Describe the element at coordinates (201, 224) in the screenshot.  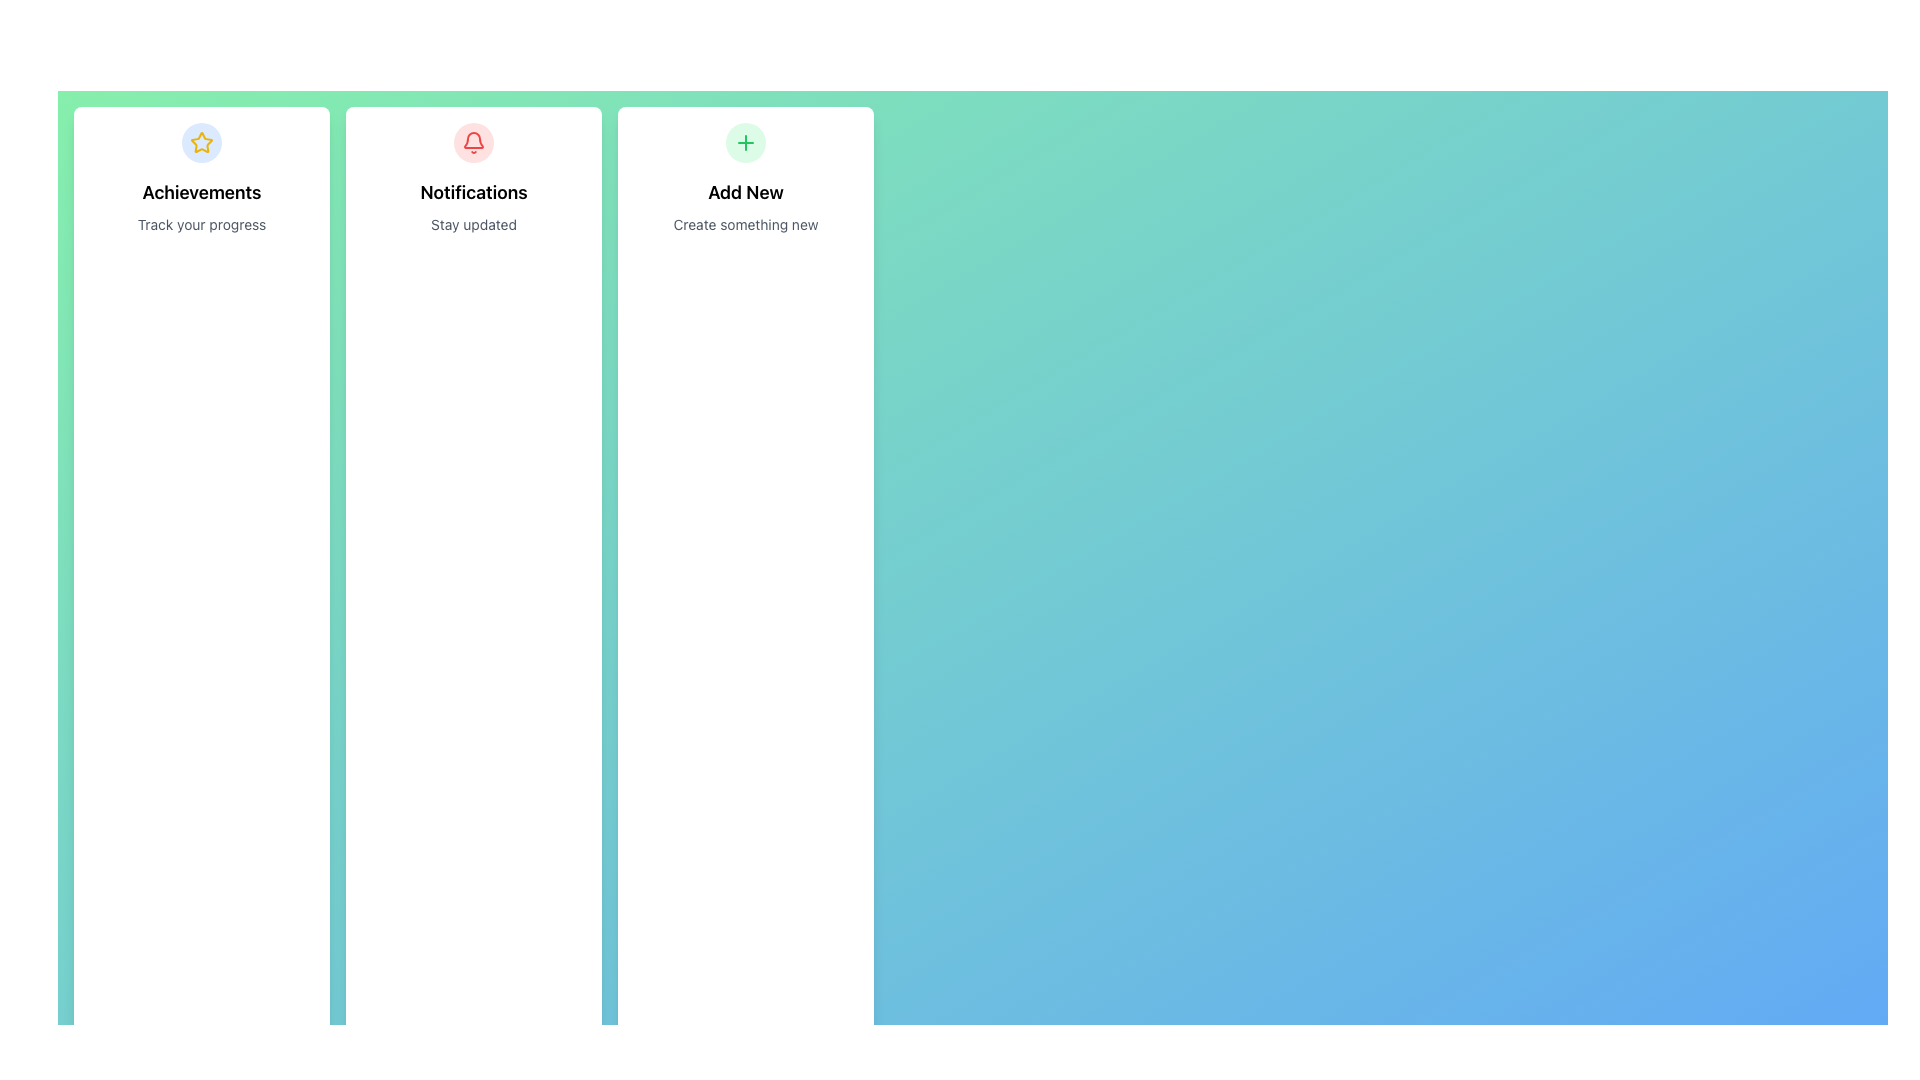
I see `the static text label that provides additional context for the 'Achievements' section, located directly under the bold heading titled 'Achievements'` at that location.